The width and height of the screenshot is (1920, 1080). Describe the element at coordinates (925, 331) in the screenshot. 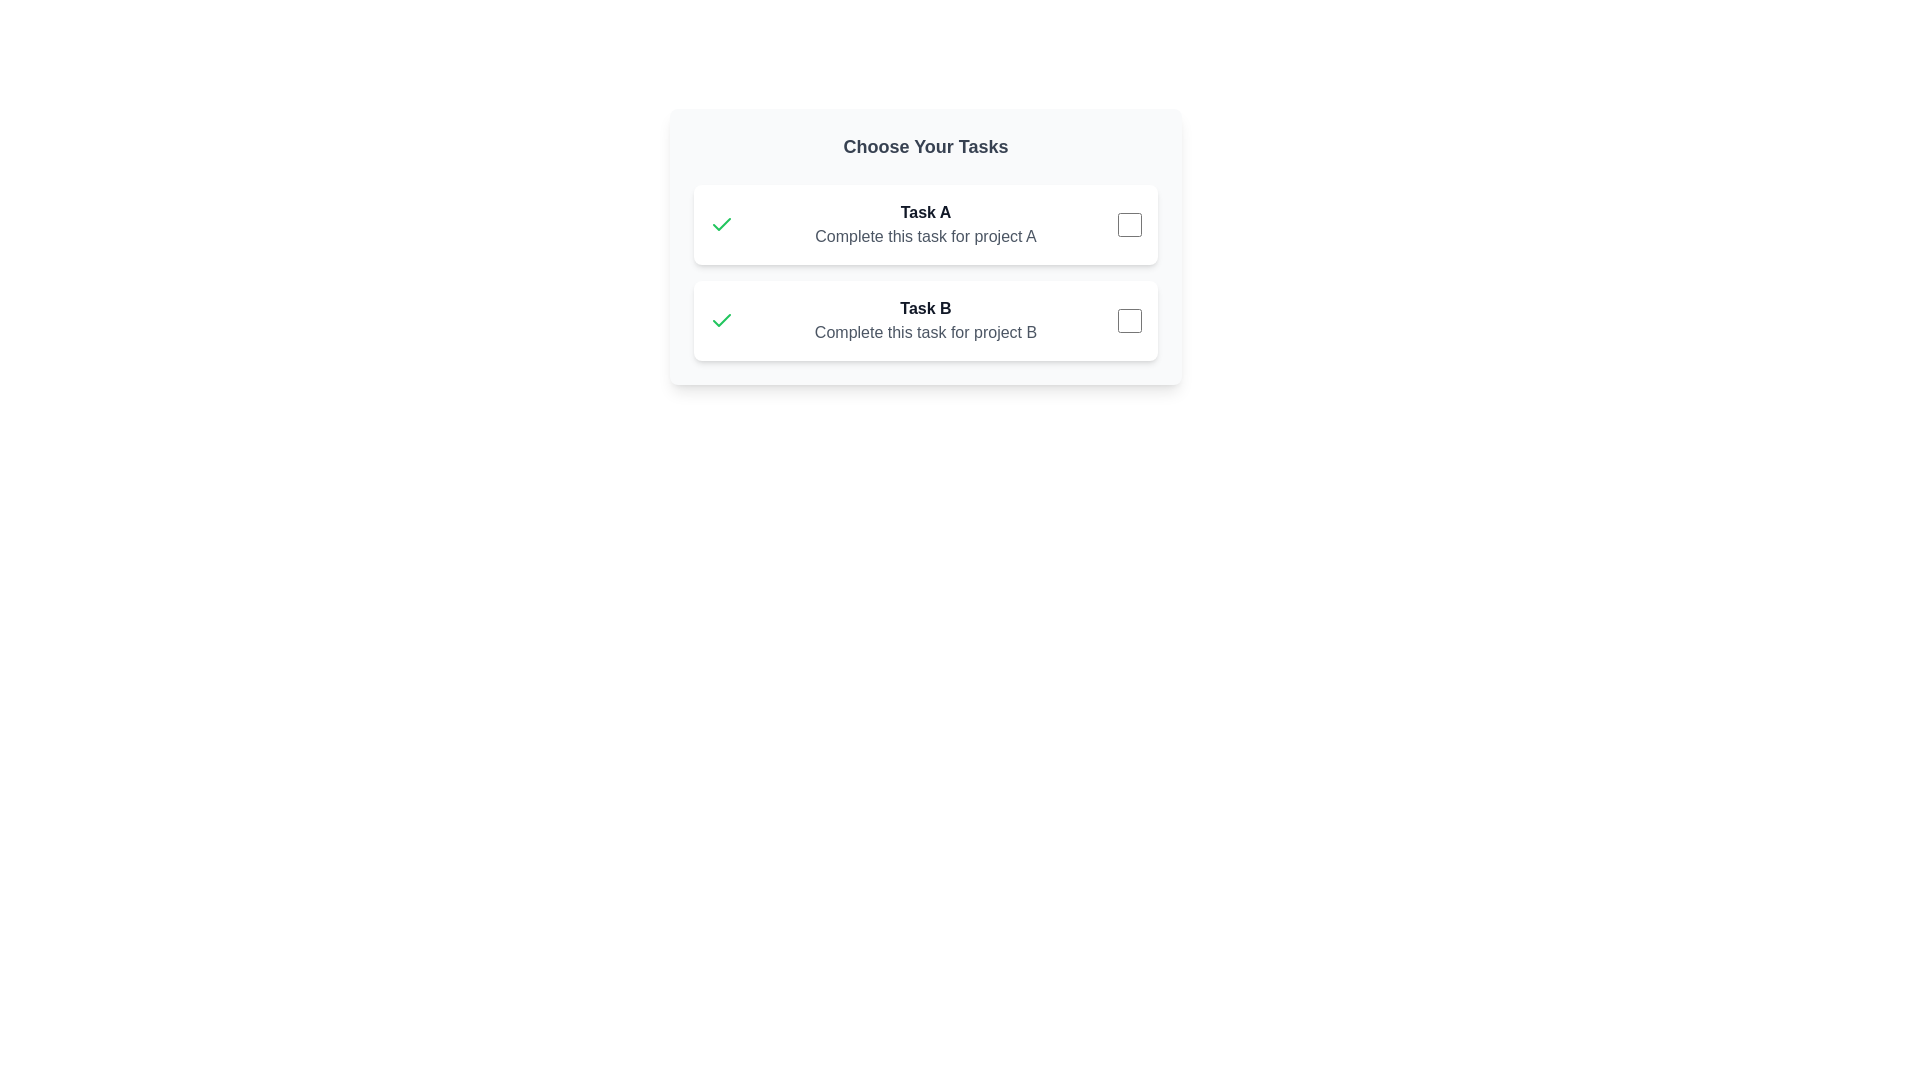

I see `the label with gray font reading 'Complete this task for project B', located beneath 'Task B'` at that location.